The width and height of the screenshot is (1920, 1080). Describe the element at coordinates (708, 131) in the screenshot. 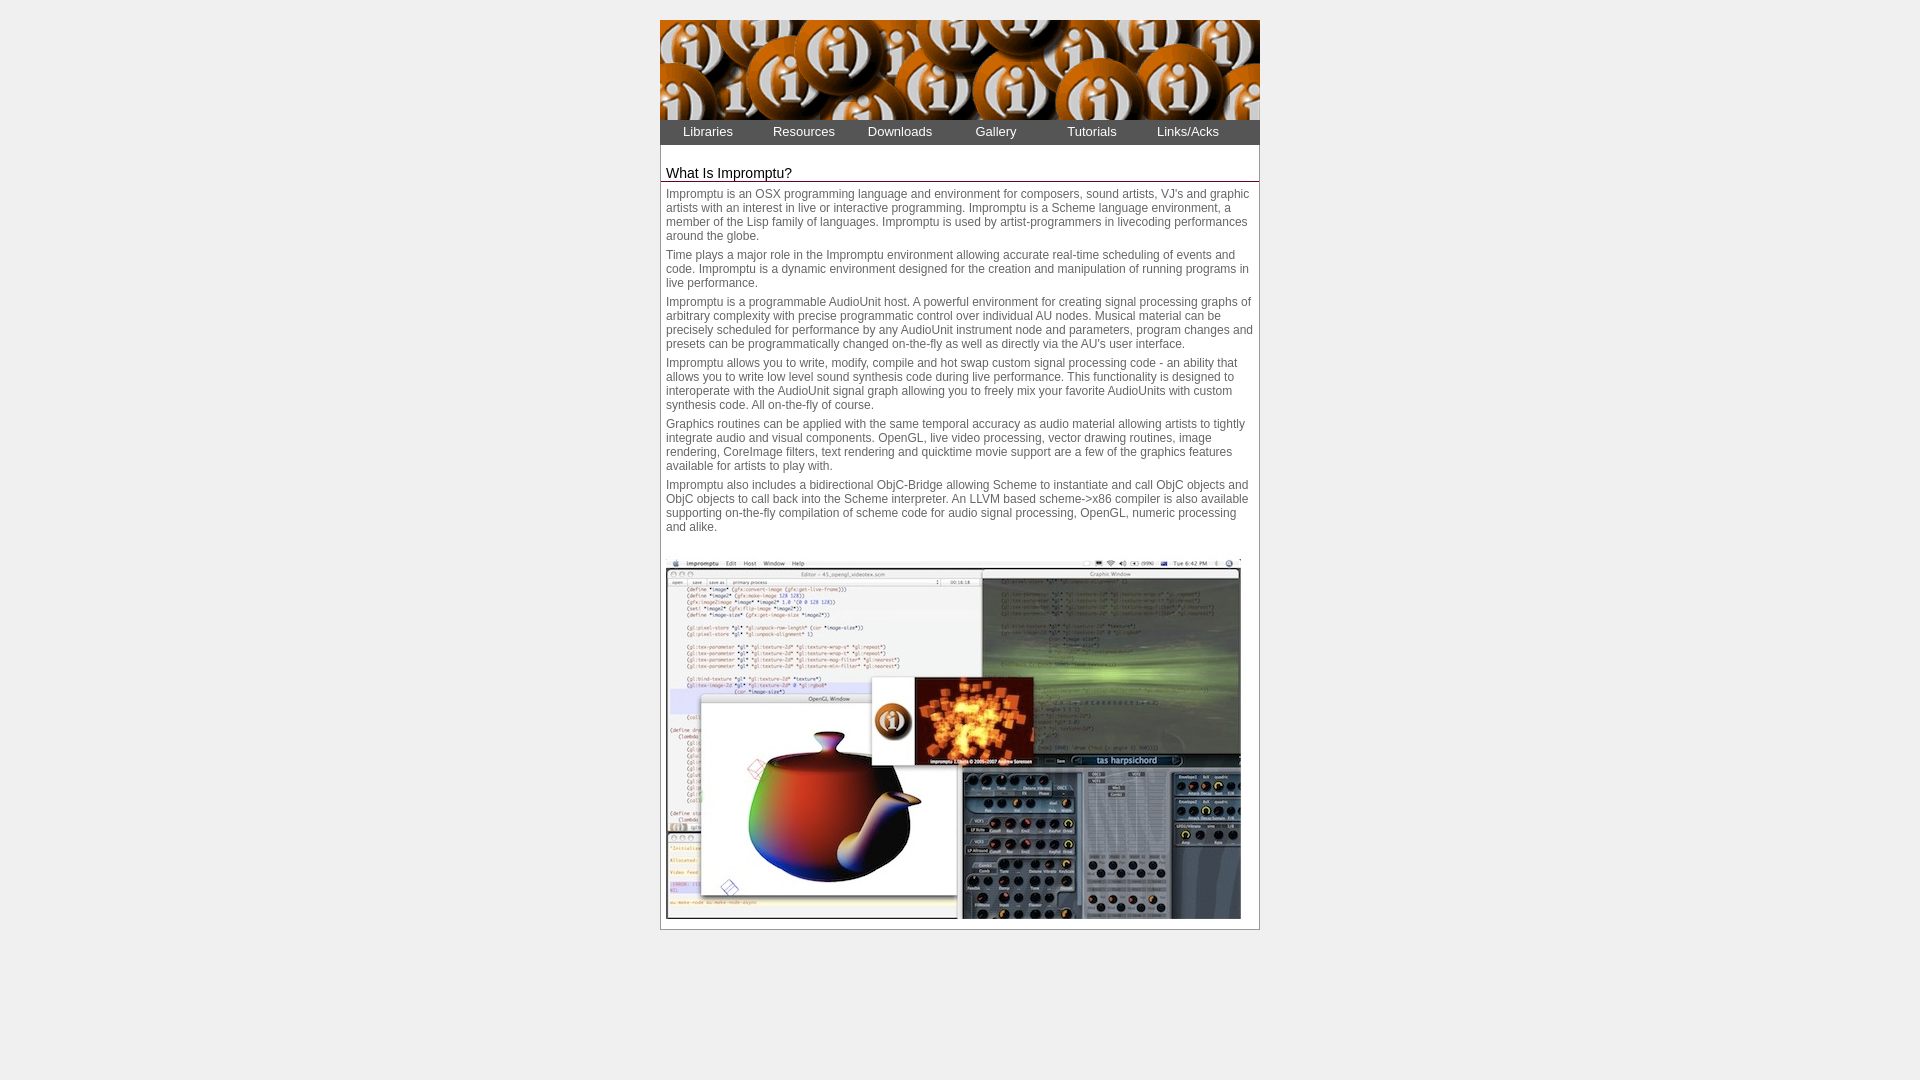

I see `'Libraries'` at that location.